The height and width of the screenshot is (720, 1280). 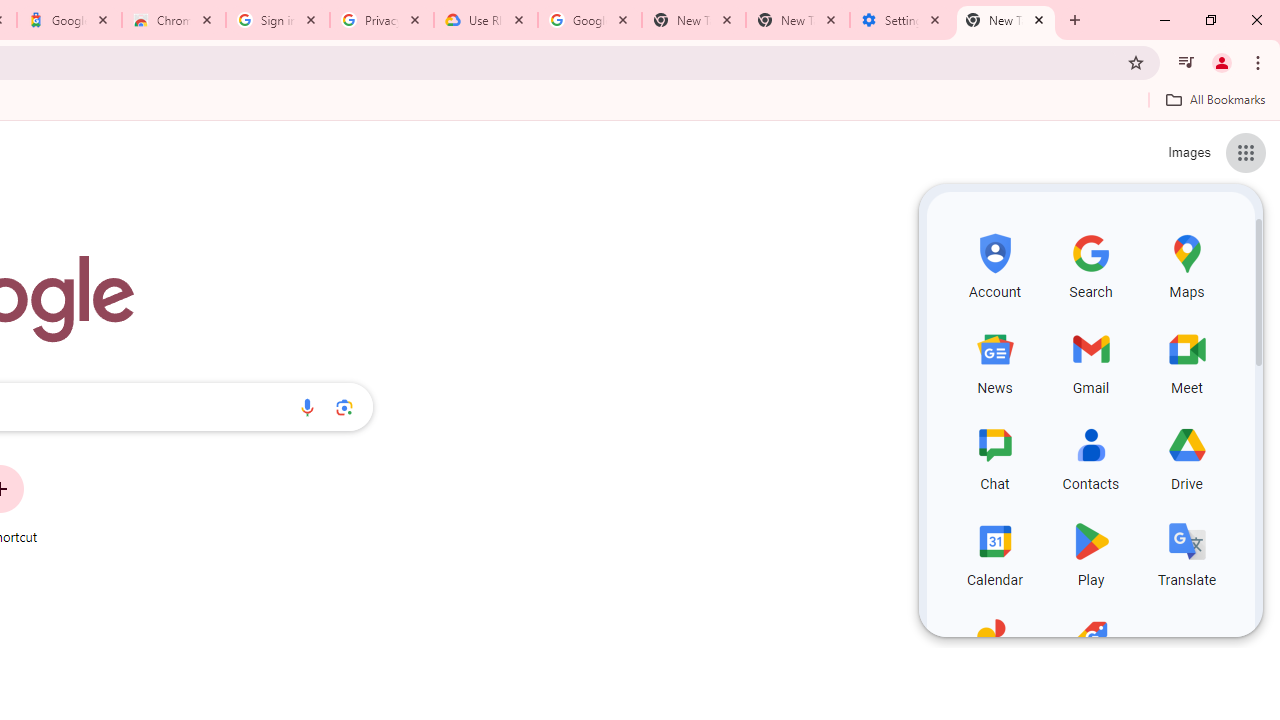 I want to click on 'Maps, row 1 of 5 and column 3 of 3 in the first section', so click(x=1187, y=262).